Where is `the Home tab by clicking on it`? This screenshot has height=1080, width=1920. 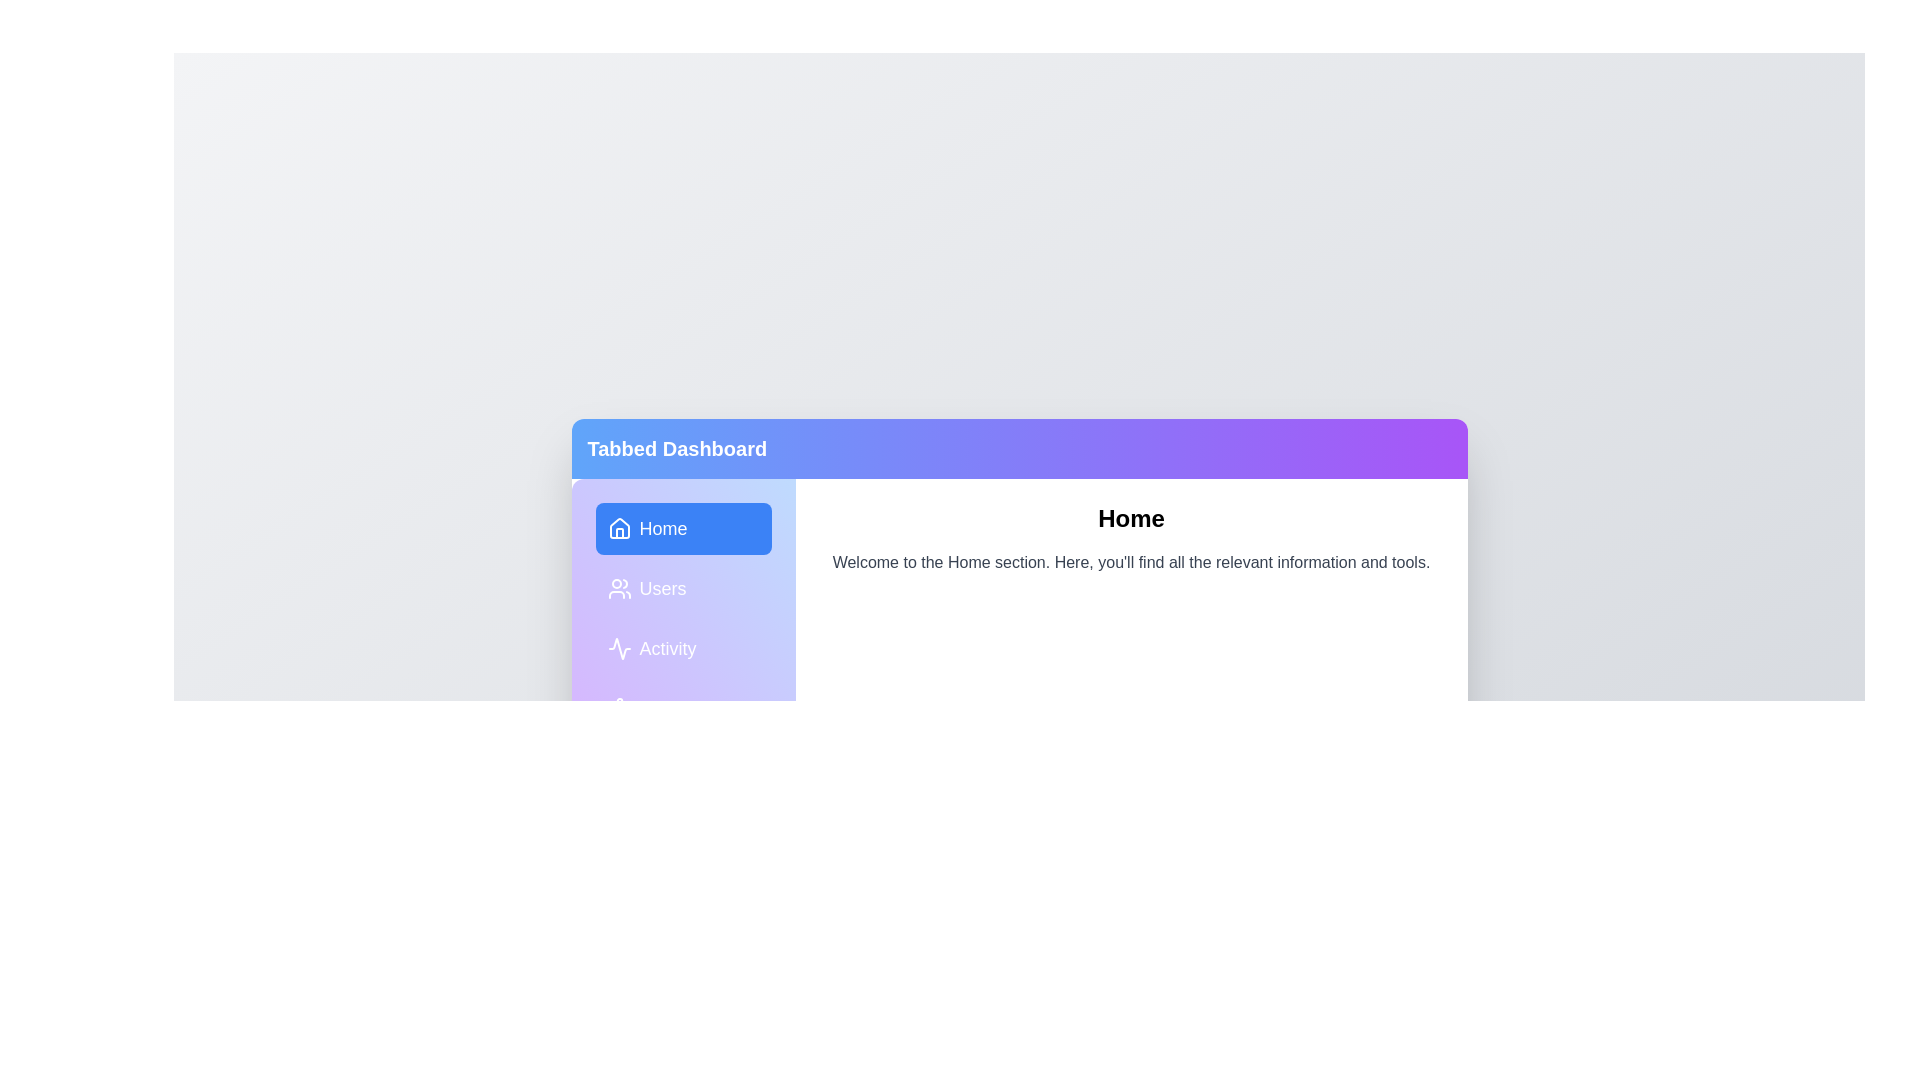 the Home tab by clicking on it is located at coordinates (683, 527).